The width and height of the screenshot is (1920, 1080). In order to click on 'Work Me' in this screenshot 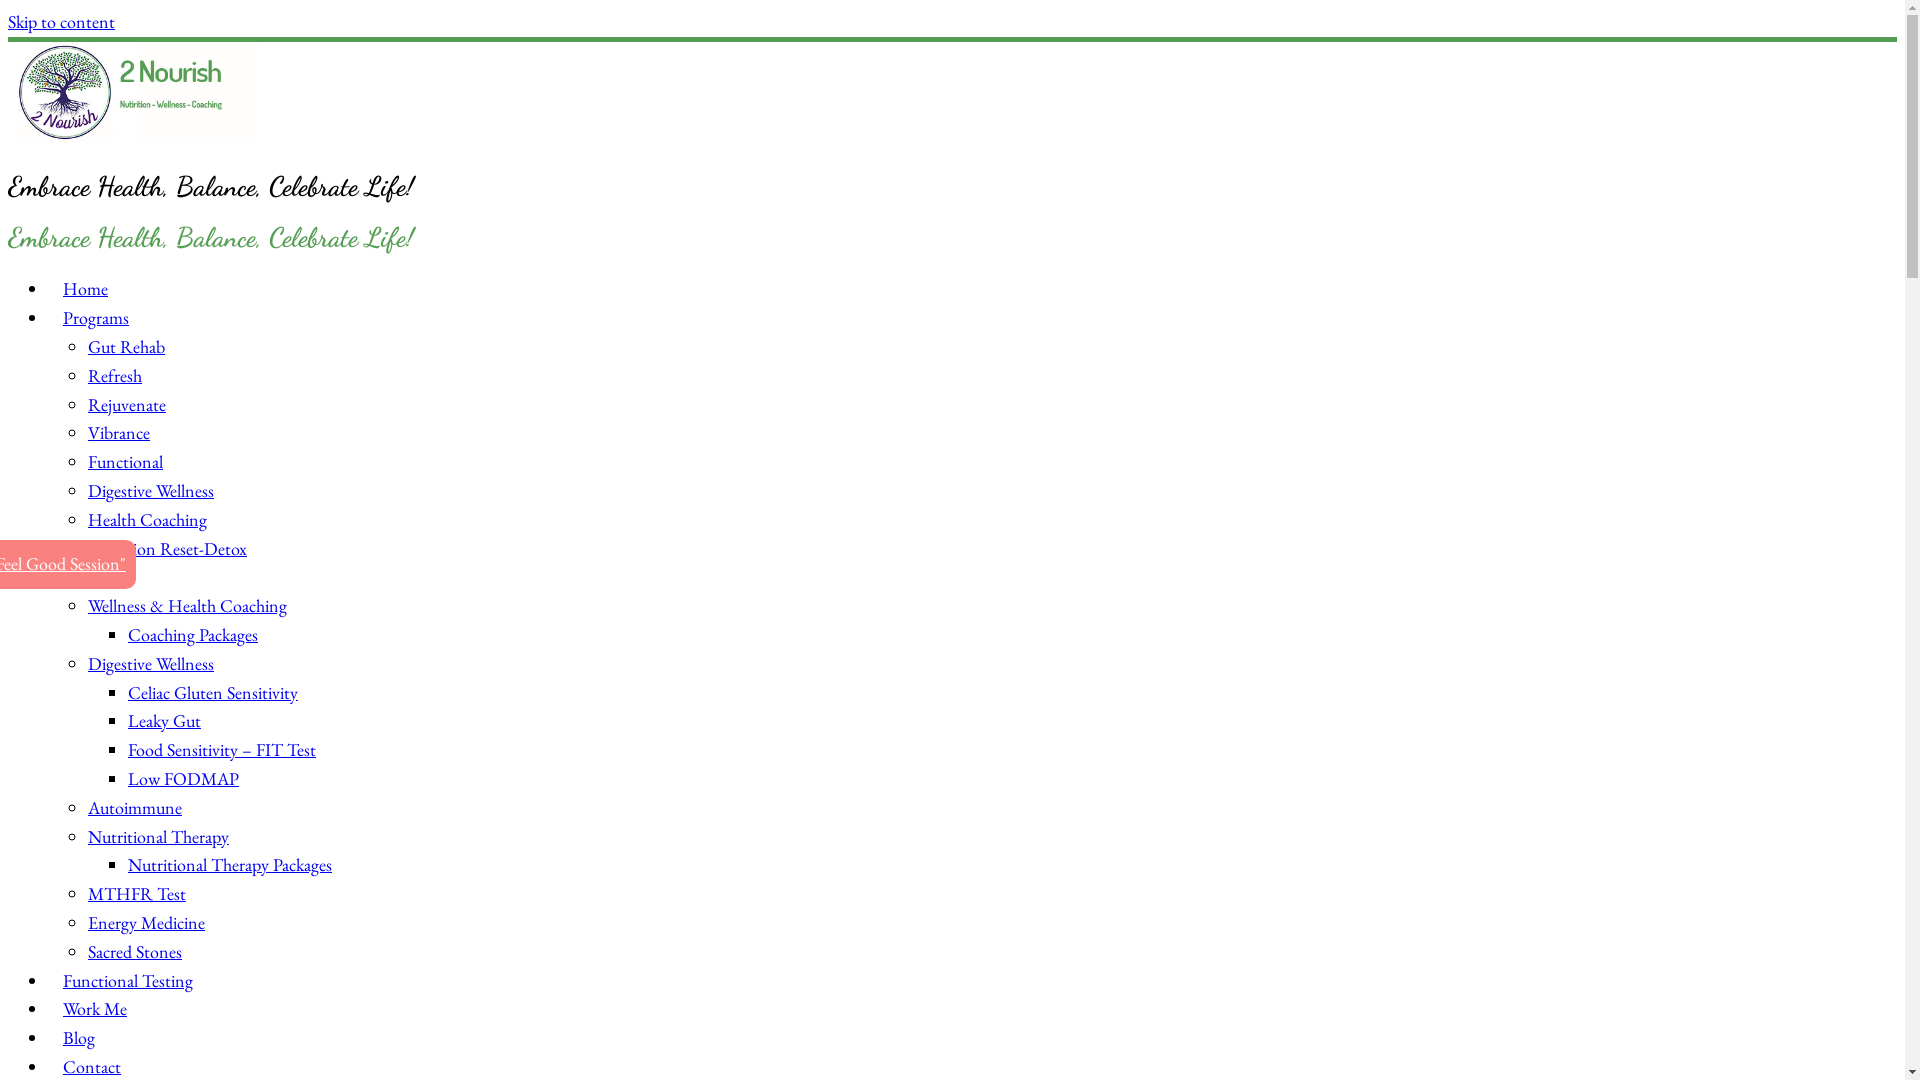, I will do `click(94, 1008)`.